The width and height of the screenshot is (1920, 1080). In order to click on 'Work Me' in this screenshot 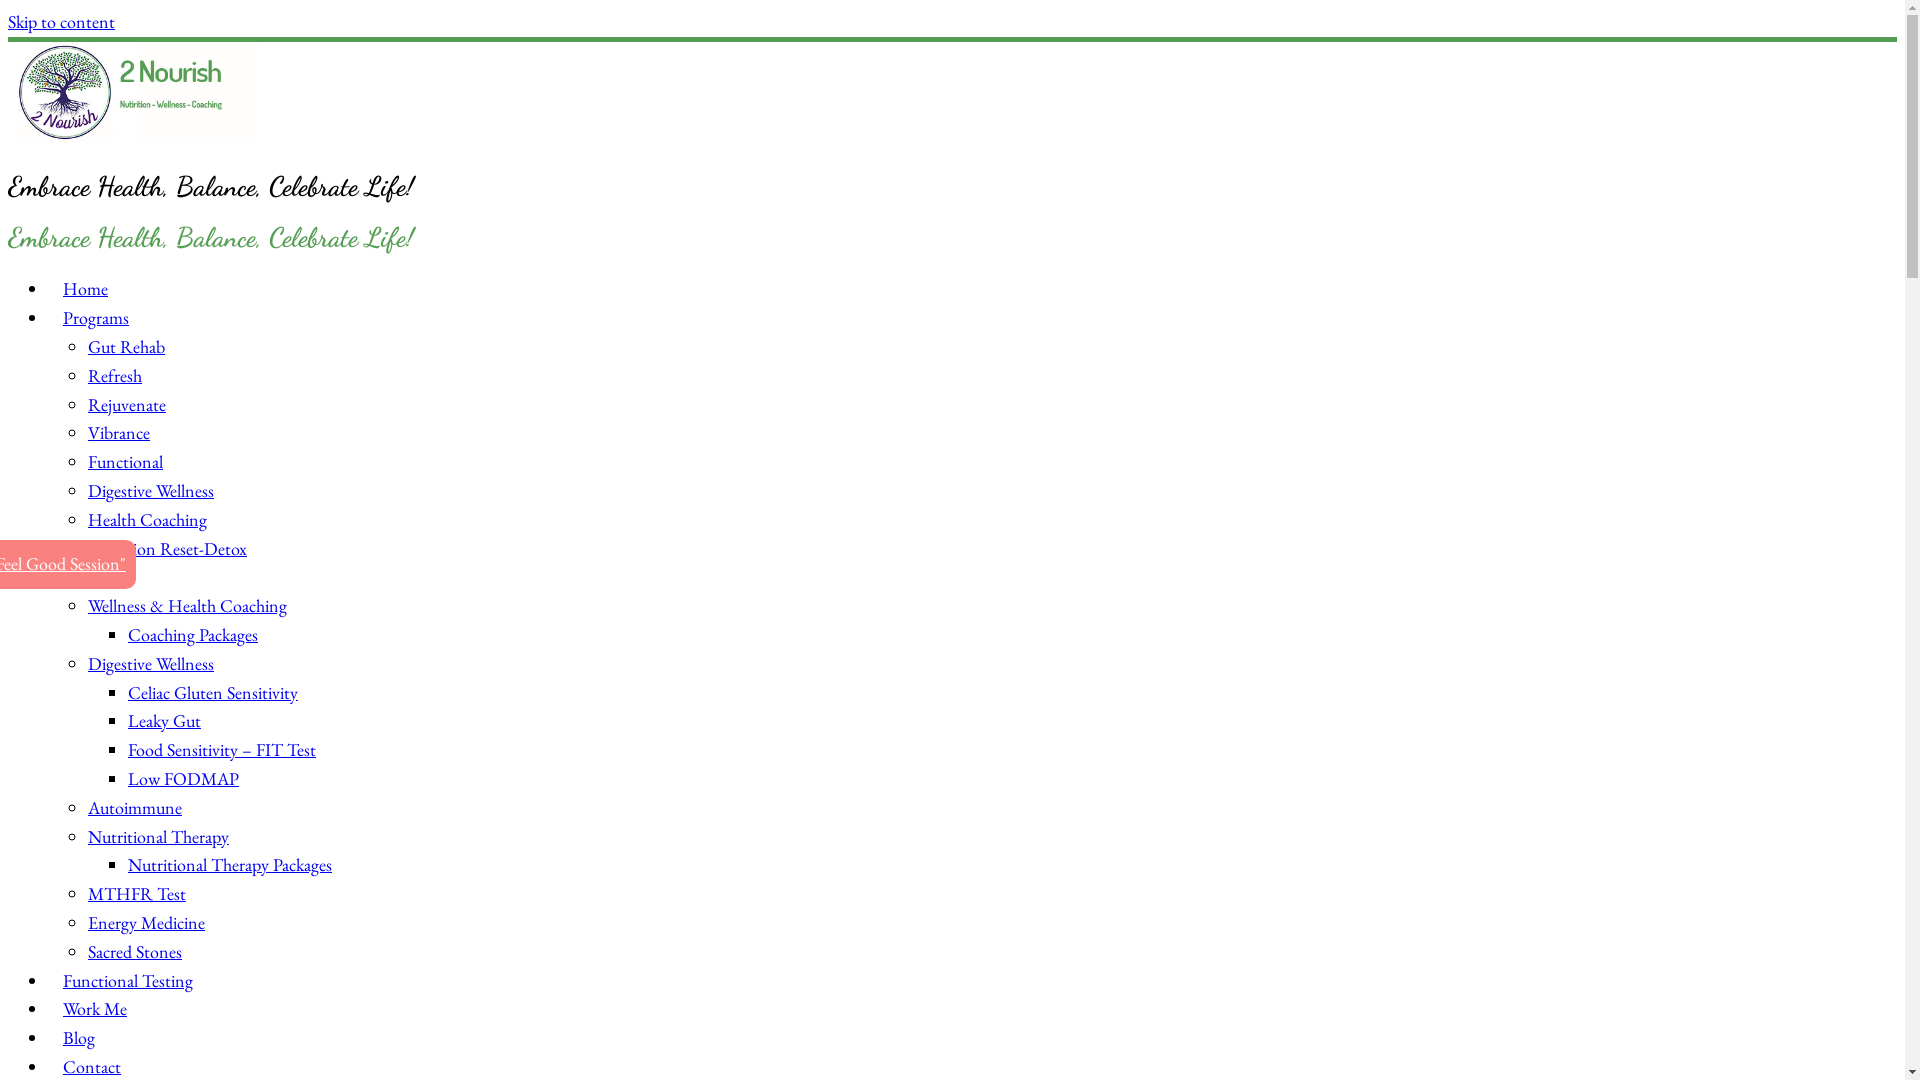, I will do `click(94, 1008)`.